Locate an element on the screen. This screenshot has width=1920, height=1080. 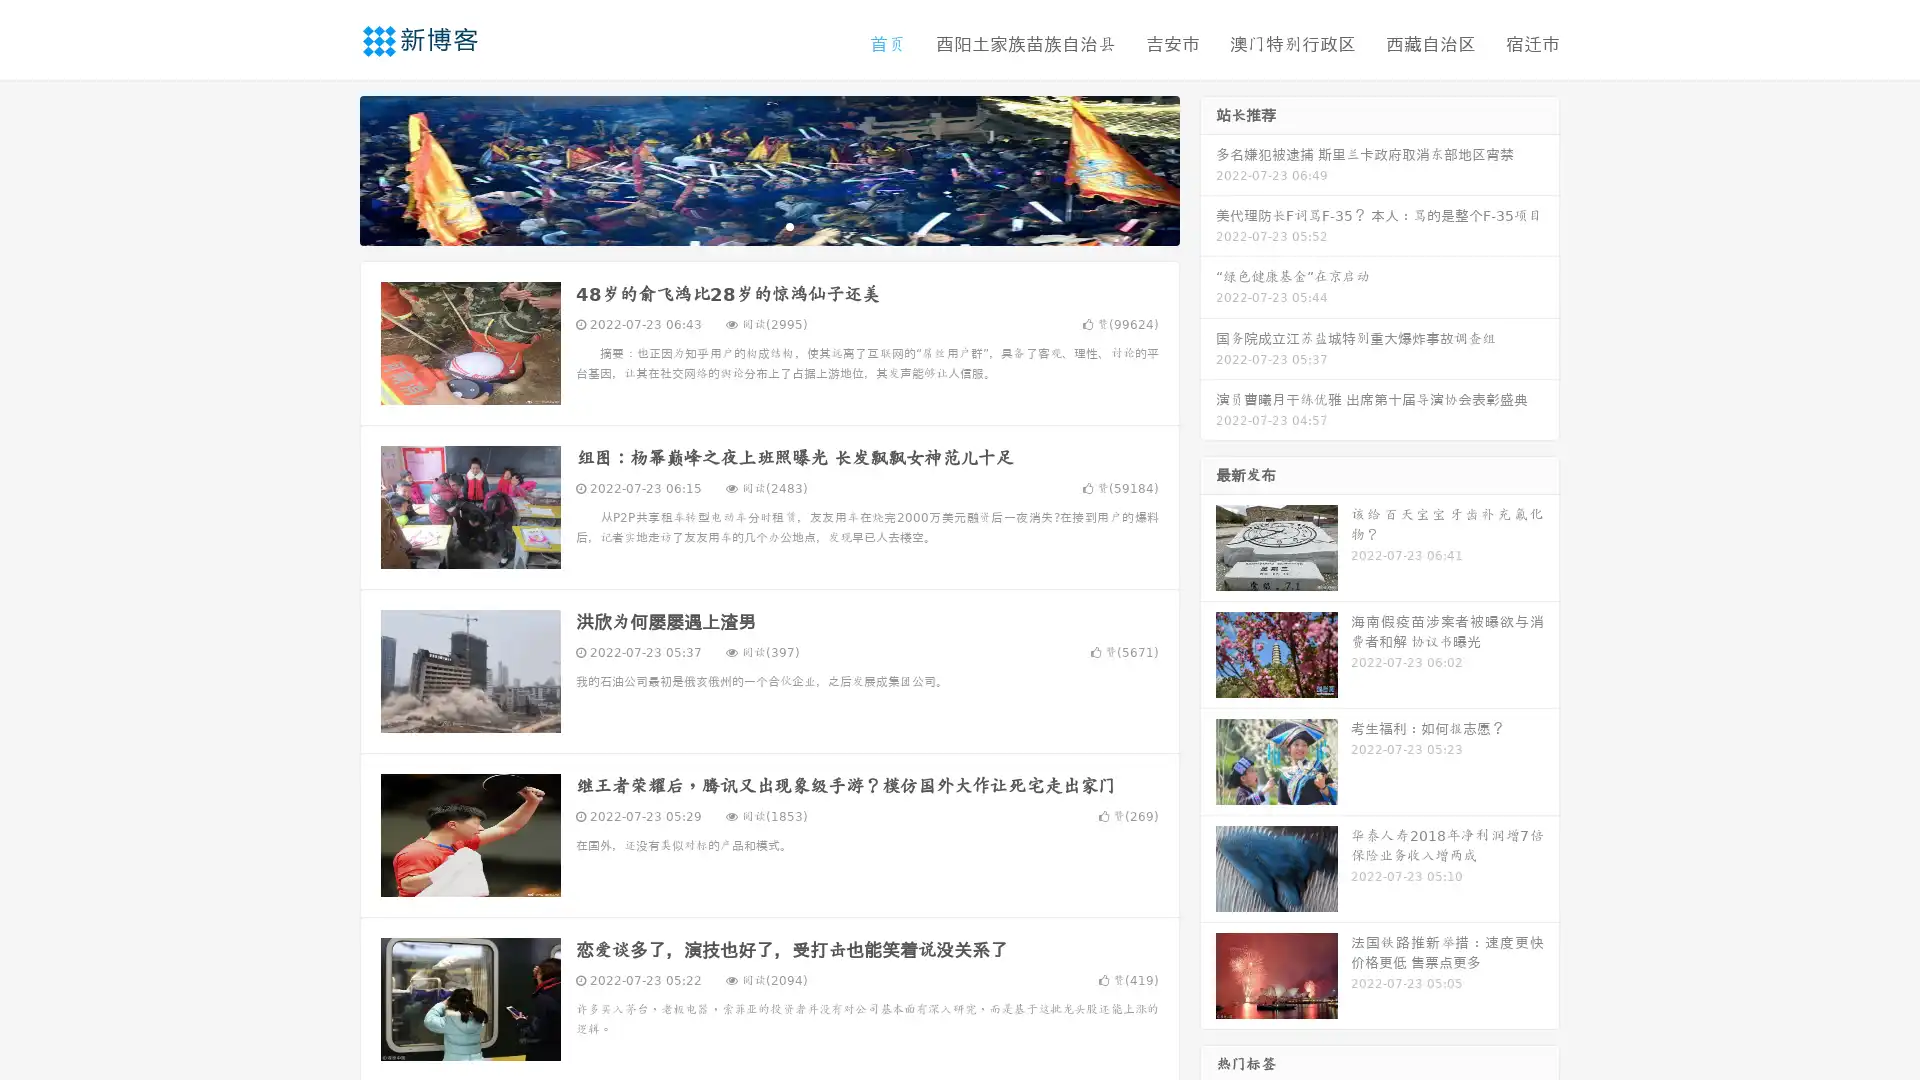
Go to slide 3 is located at coordinates (789, 225).